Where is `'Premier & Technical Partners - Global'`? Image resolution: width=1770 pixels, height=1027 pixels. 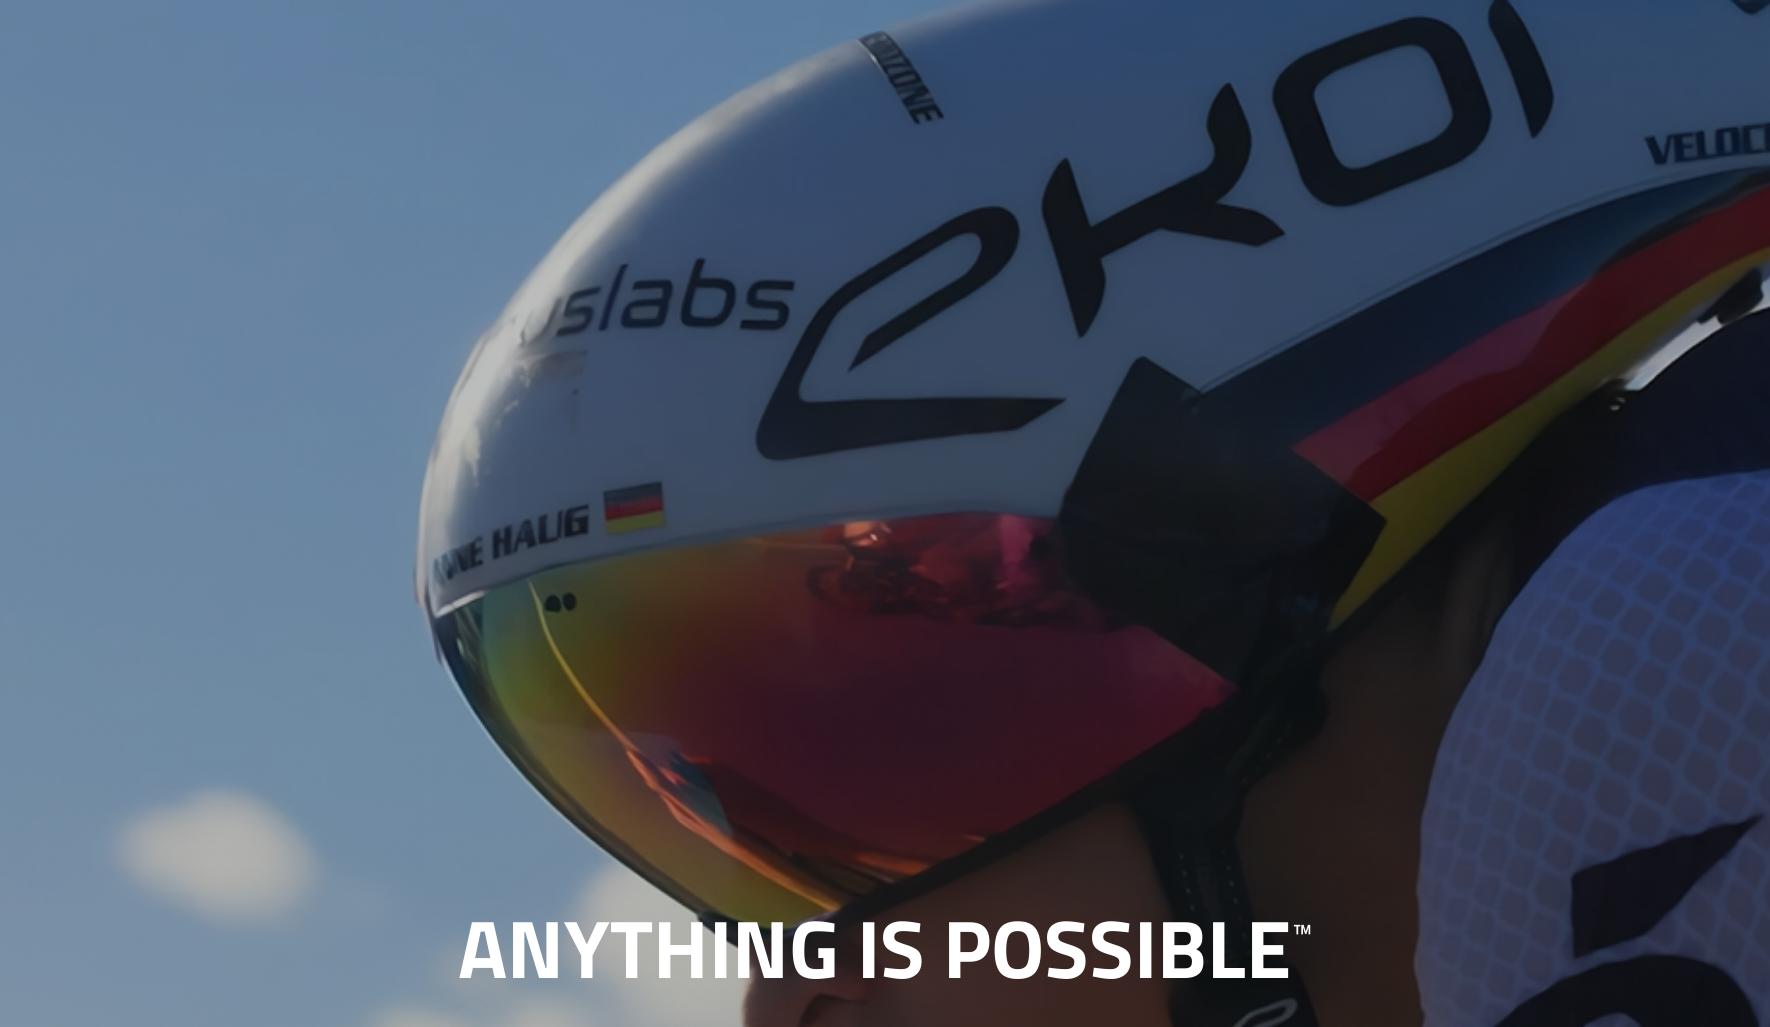
'Premier & Technical Partners - Global' is located at coordinates (691, 727).